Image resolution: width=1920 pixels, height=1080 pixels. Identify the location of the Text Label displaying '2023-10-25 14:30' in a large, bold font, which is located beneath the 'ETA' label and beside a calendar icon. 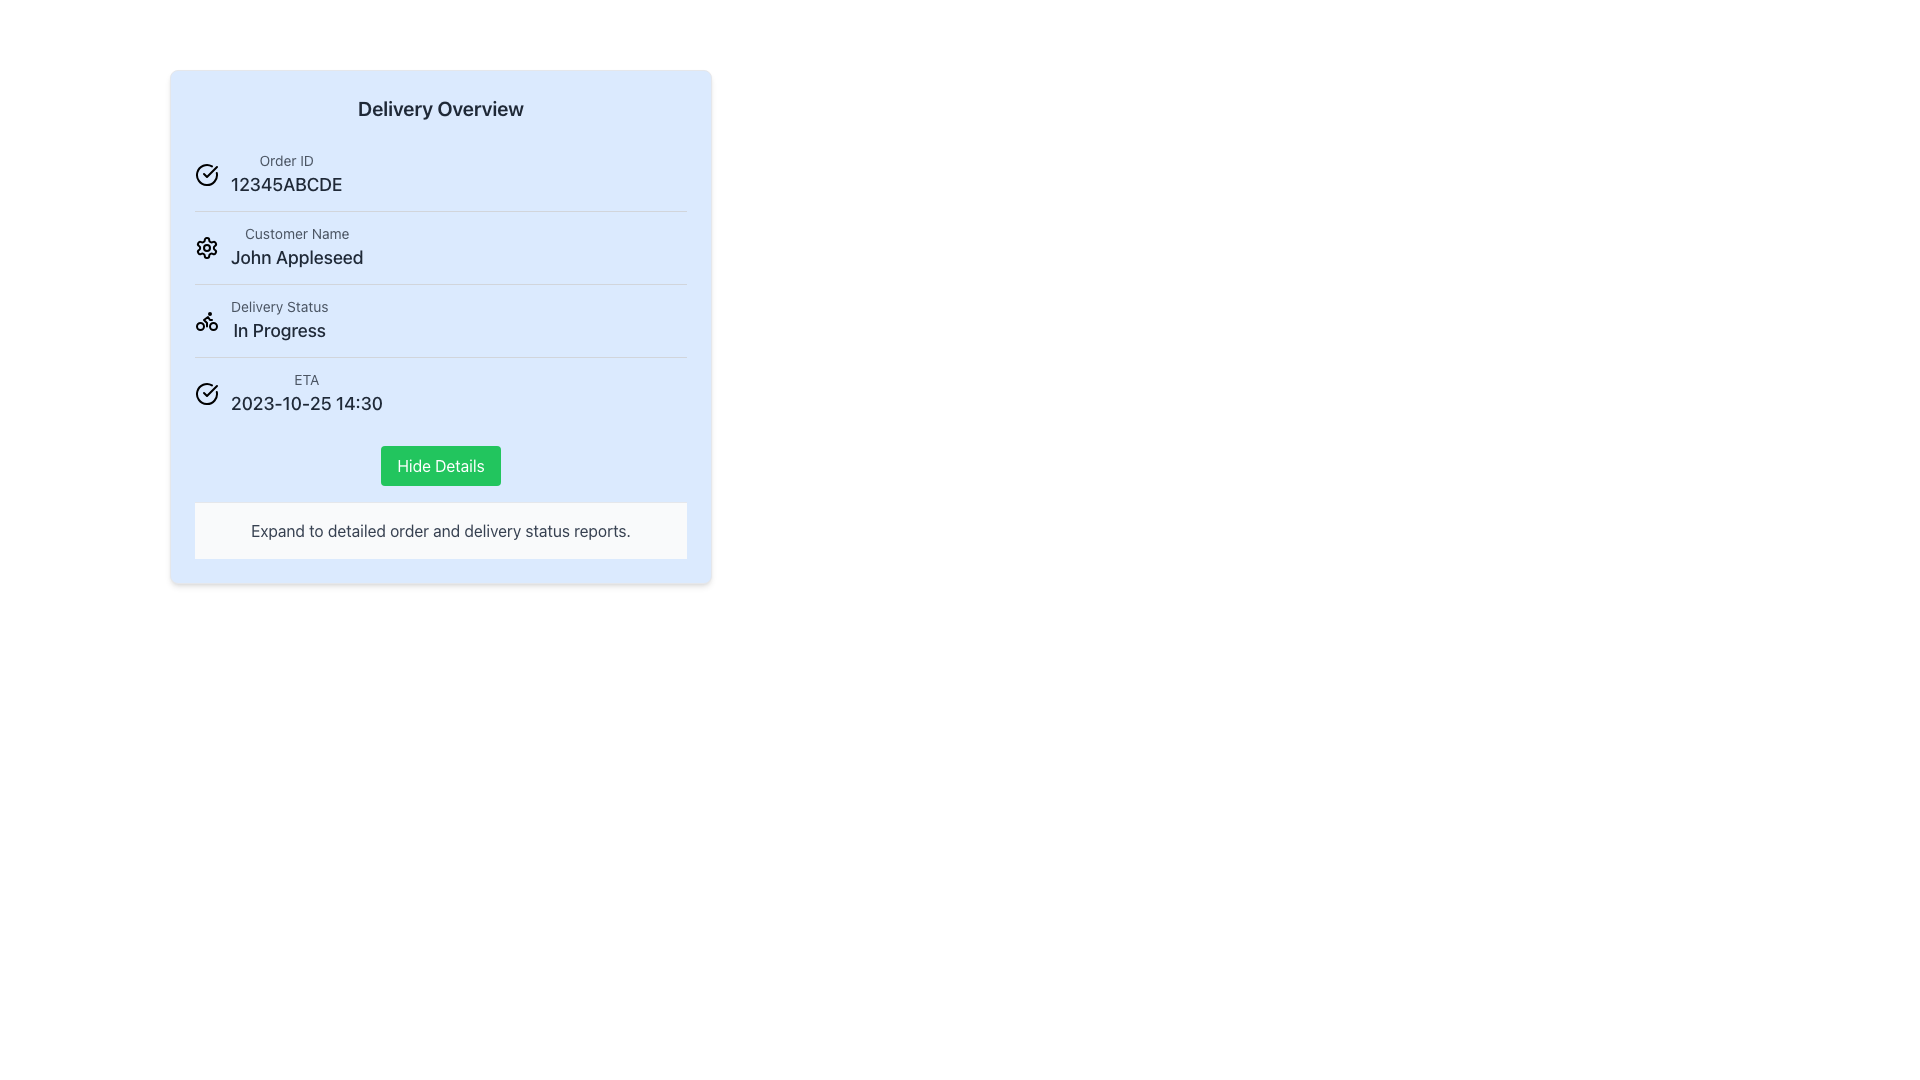
(306, 404).